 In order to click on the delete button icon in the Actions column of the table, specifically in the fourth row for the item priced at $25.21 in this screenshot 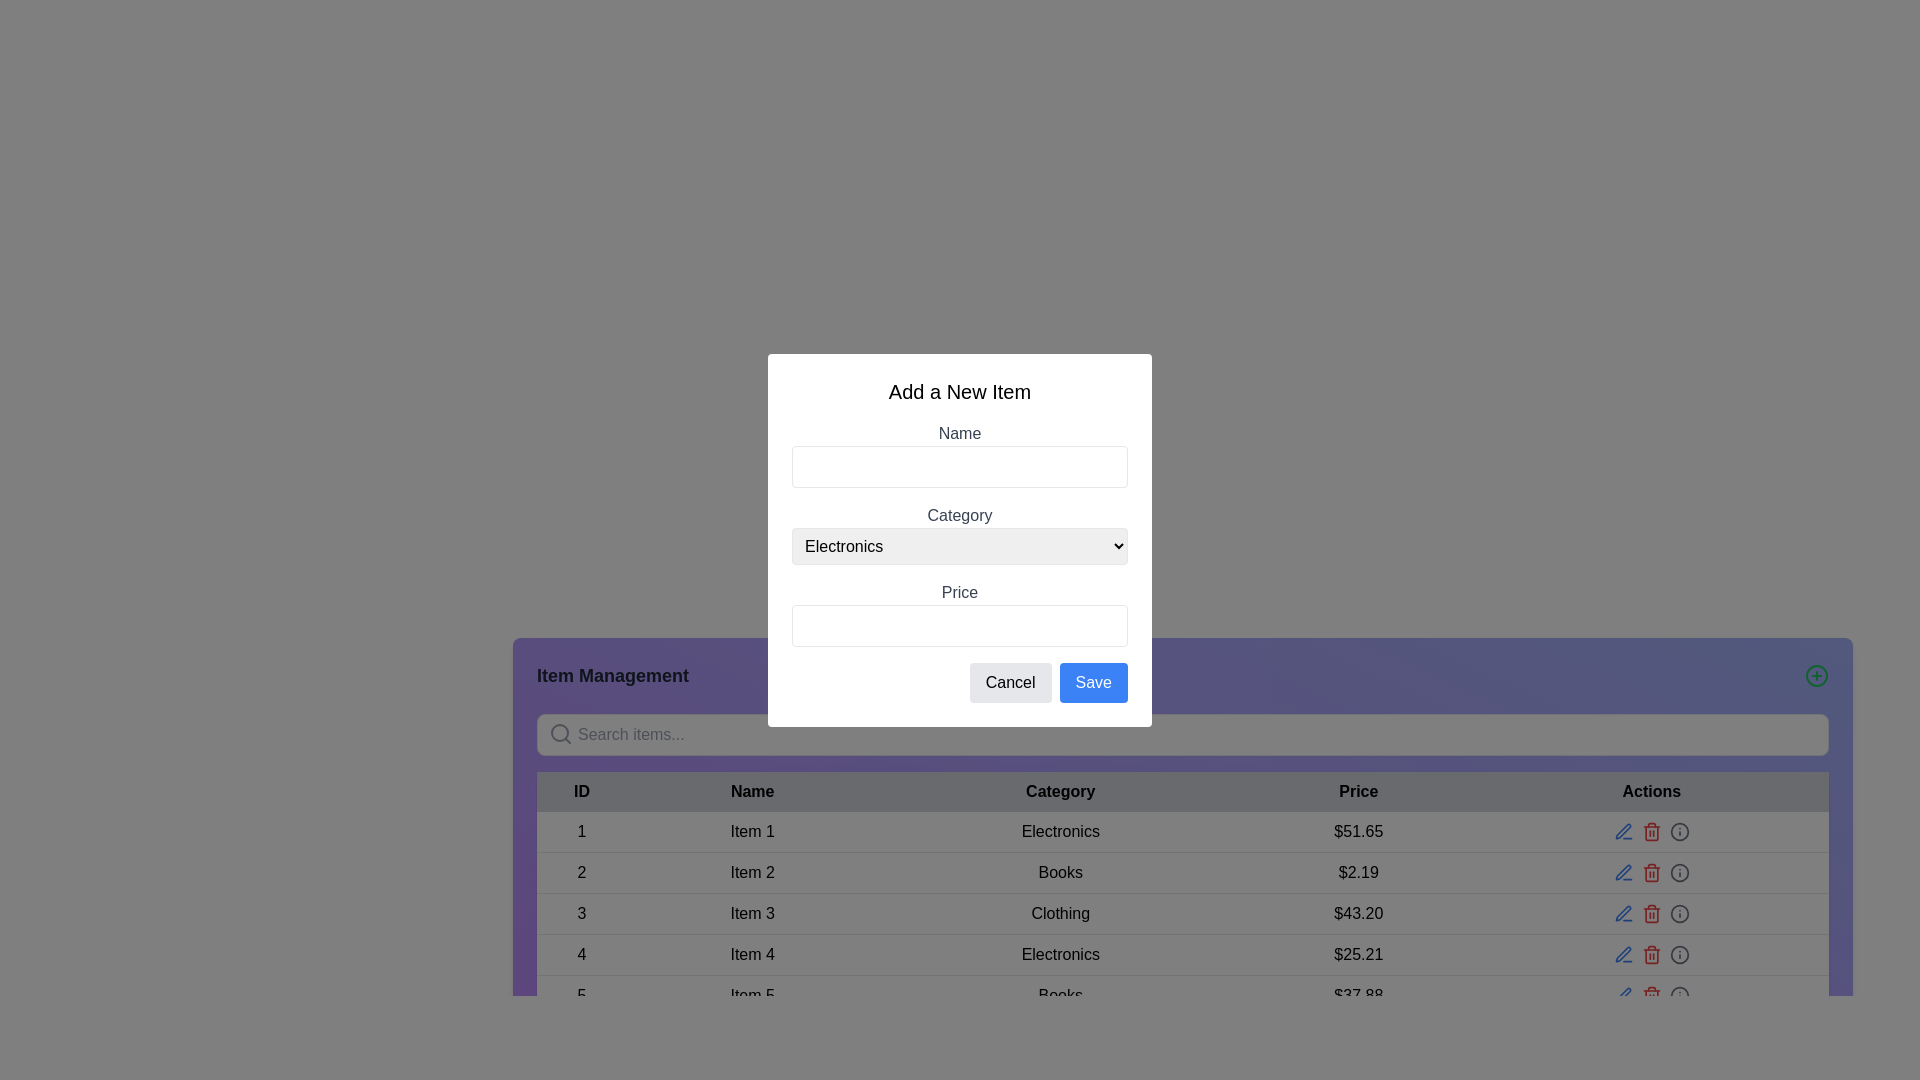, I will do `click(1651, 954)`.